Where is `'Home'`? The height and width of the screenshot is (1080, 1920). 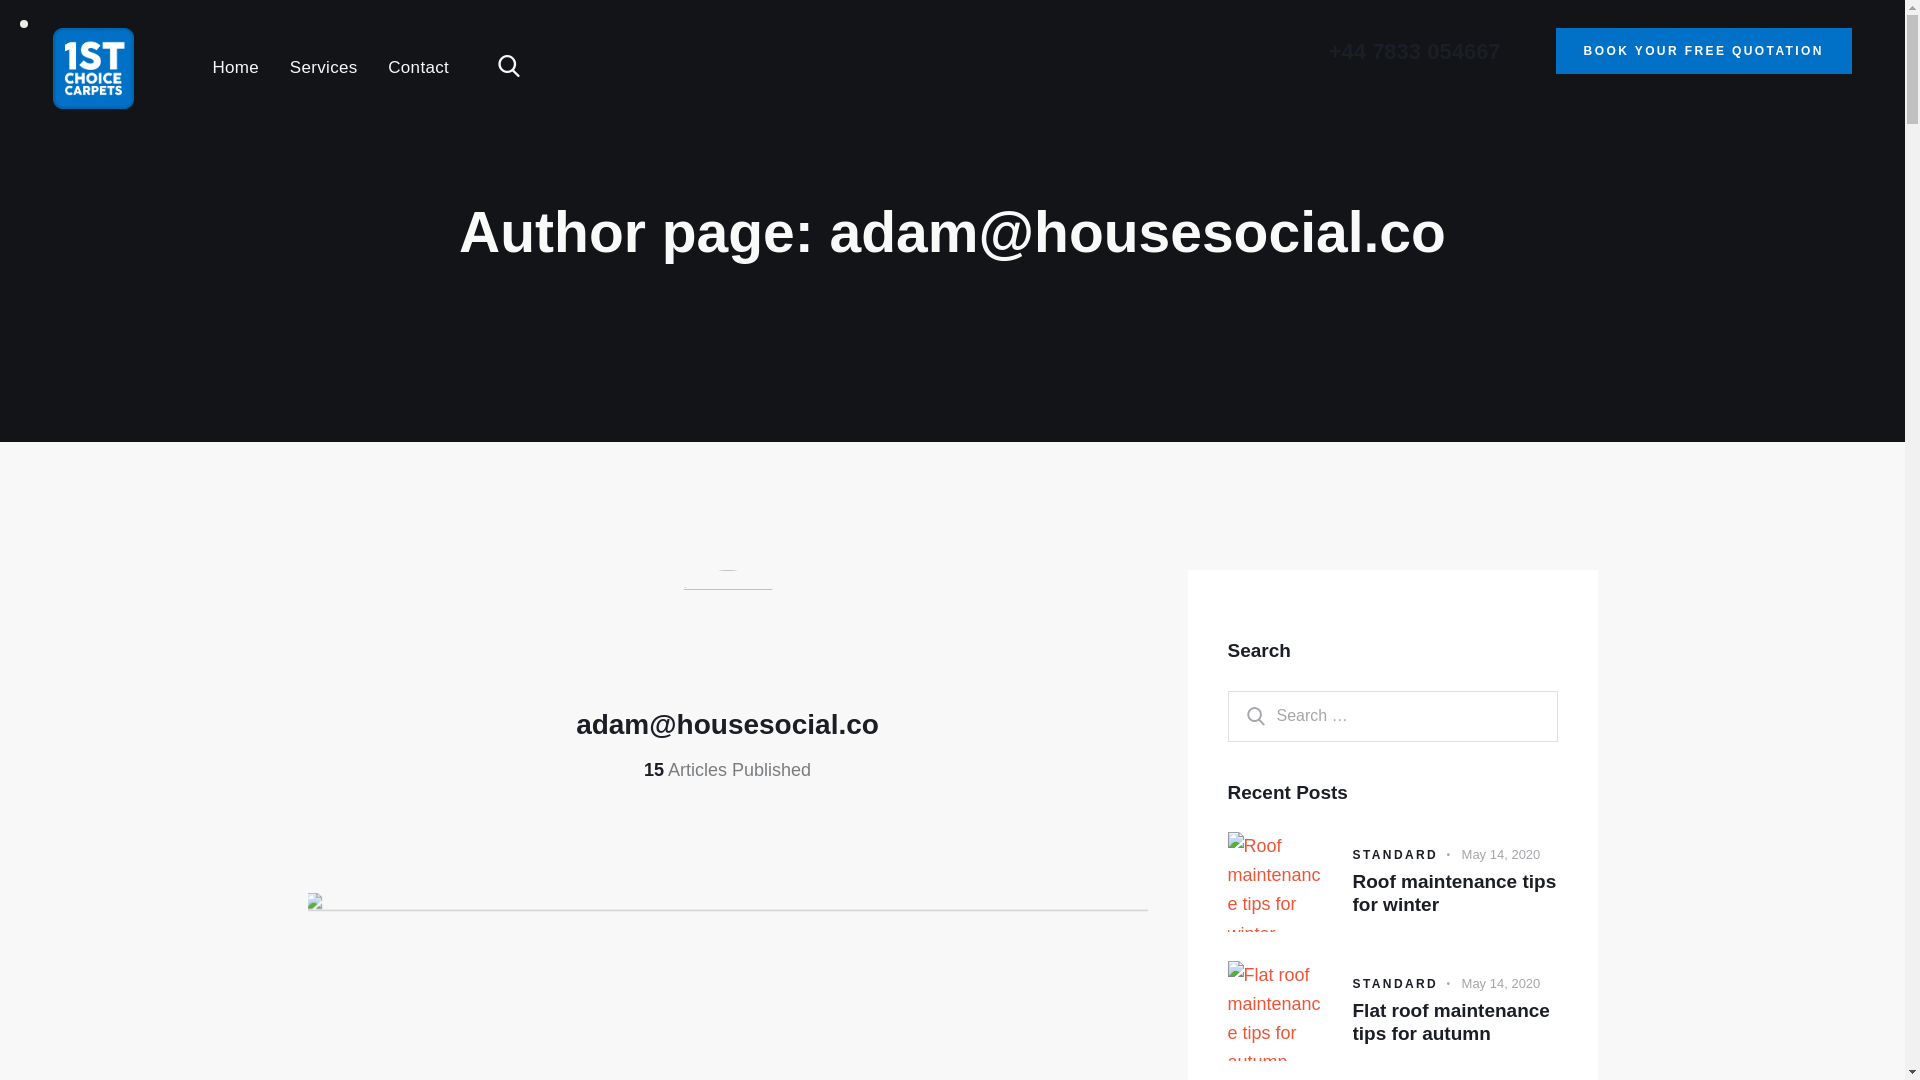
'Home' is located at coordinates (196, 68).